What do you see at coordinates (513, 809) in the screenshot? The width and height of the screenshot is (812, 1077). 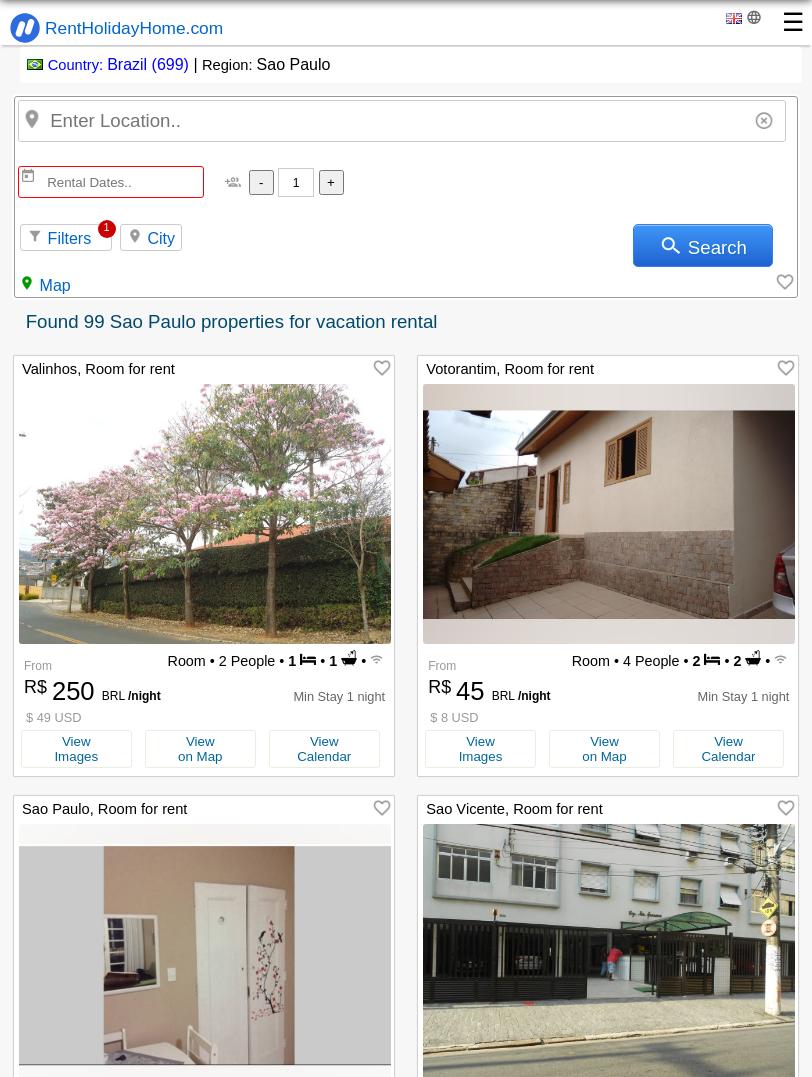 I see `'Sao Vicente, Room for rent'` at bounding box center [513, 809].